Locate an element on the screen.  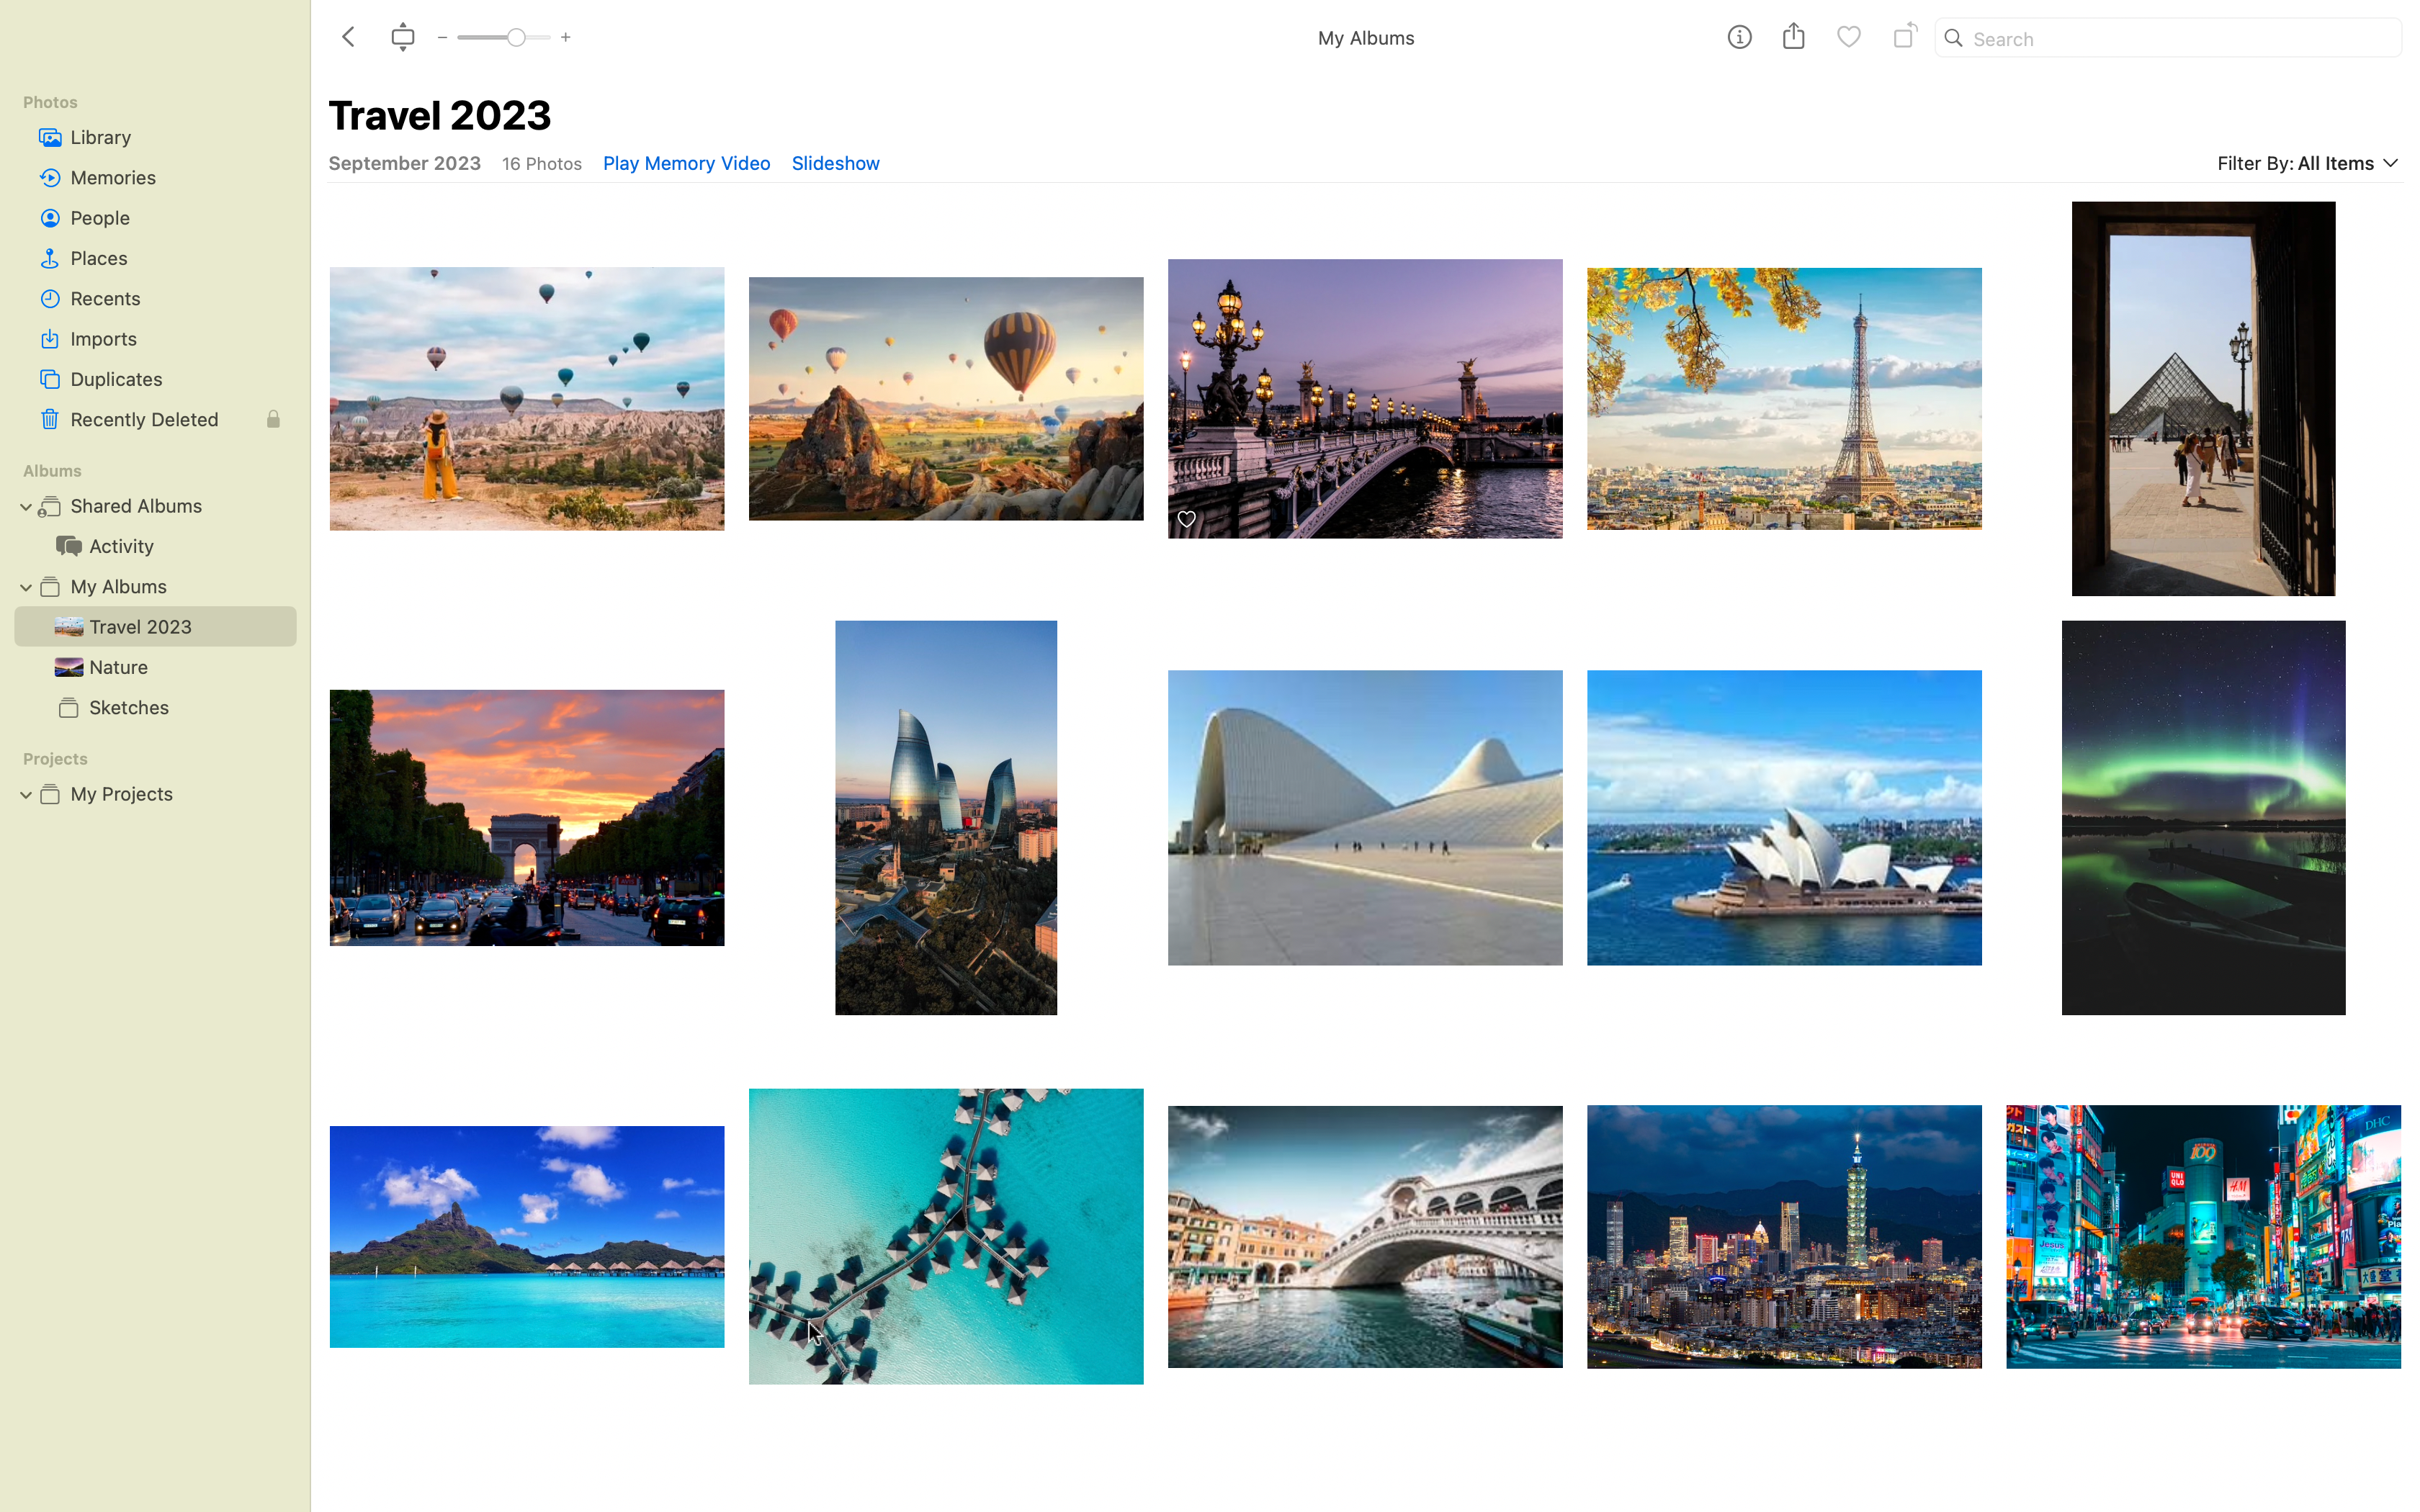
Expand the pictures in the "Nature" album using the options in the top bar is located at coordinates (148, 665).